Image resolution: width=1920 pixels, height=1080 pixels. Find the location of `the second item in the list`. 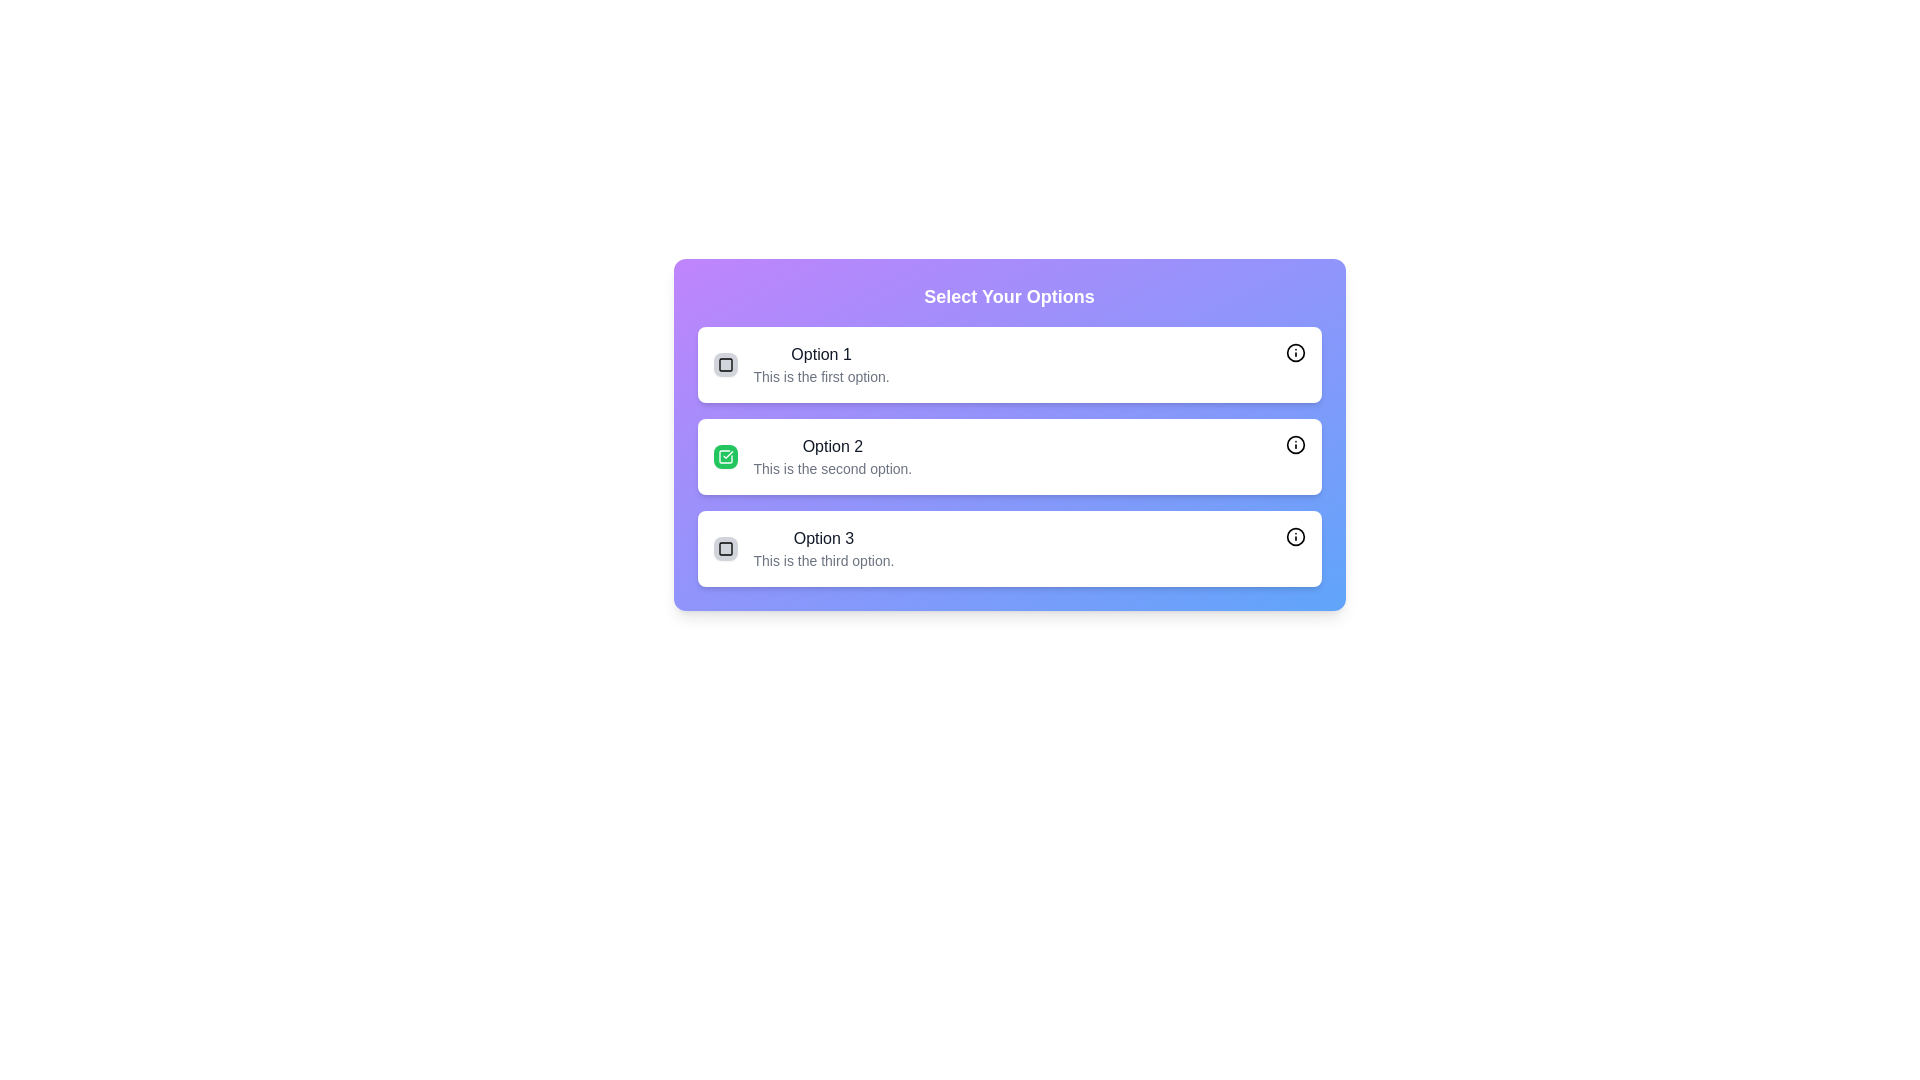

the second item in the list is located at coordinates (1009, 456).